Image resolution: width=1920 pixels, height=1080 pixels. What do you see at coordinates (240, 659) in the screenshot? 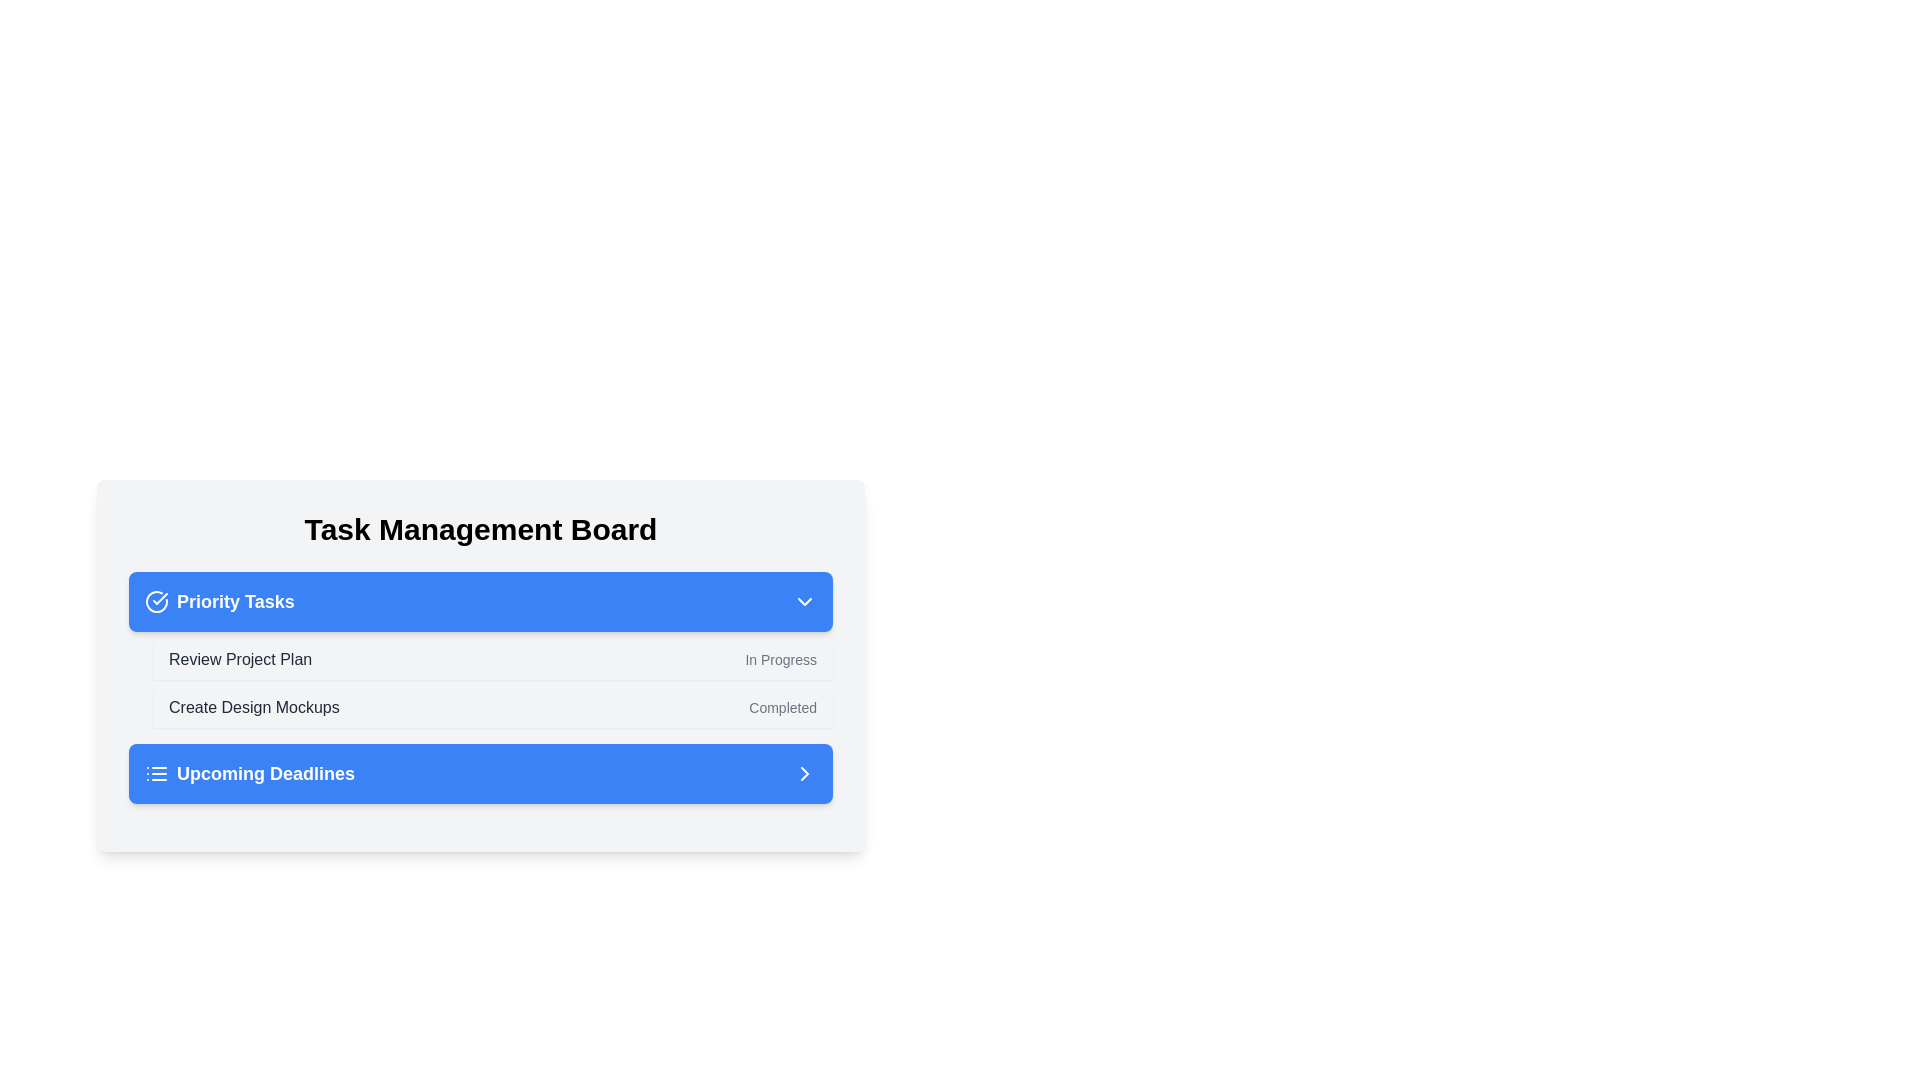
I see `the text label displaying the task title 'Review Project Plan', which is the first item in the 'Priority Tasks' section` at bounding box center [240, 659].